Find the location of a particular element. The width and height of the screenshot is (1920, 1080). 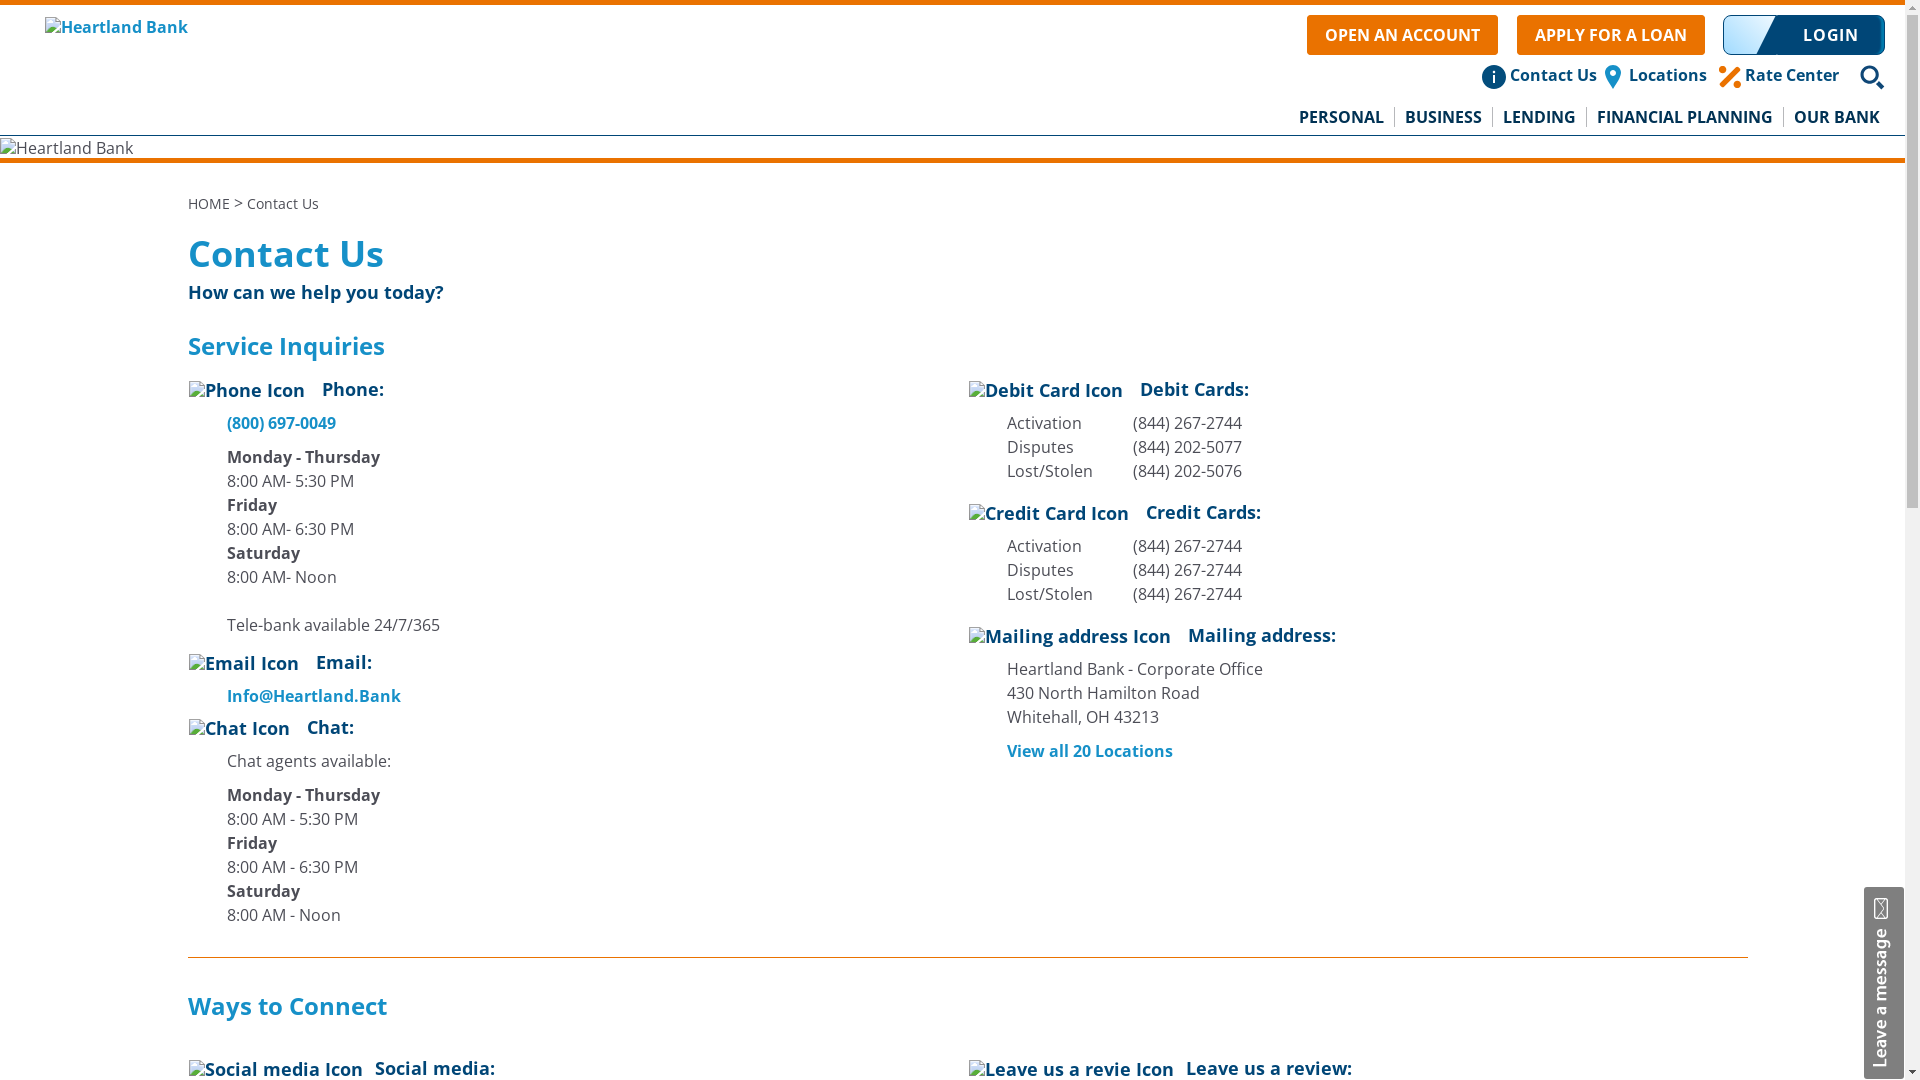

'LOGIN' is located at coordinates (1830, 34).